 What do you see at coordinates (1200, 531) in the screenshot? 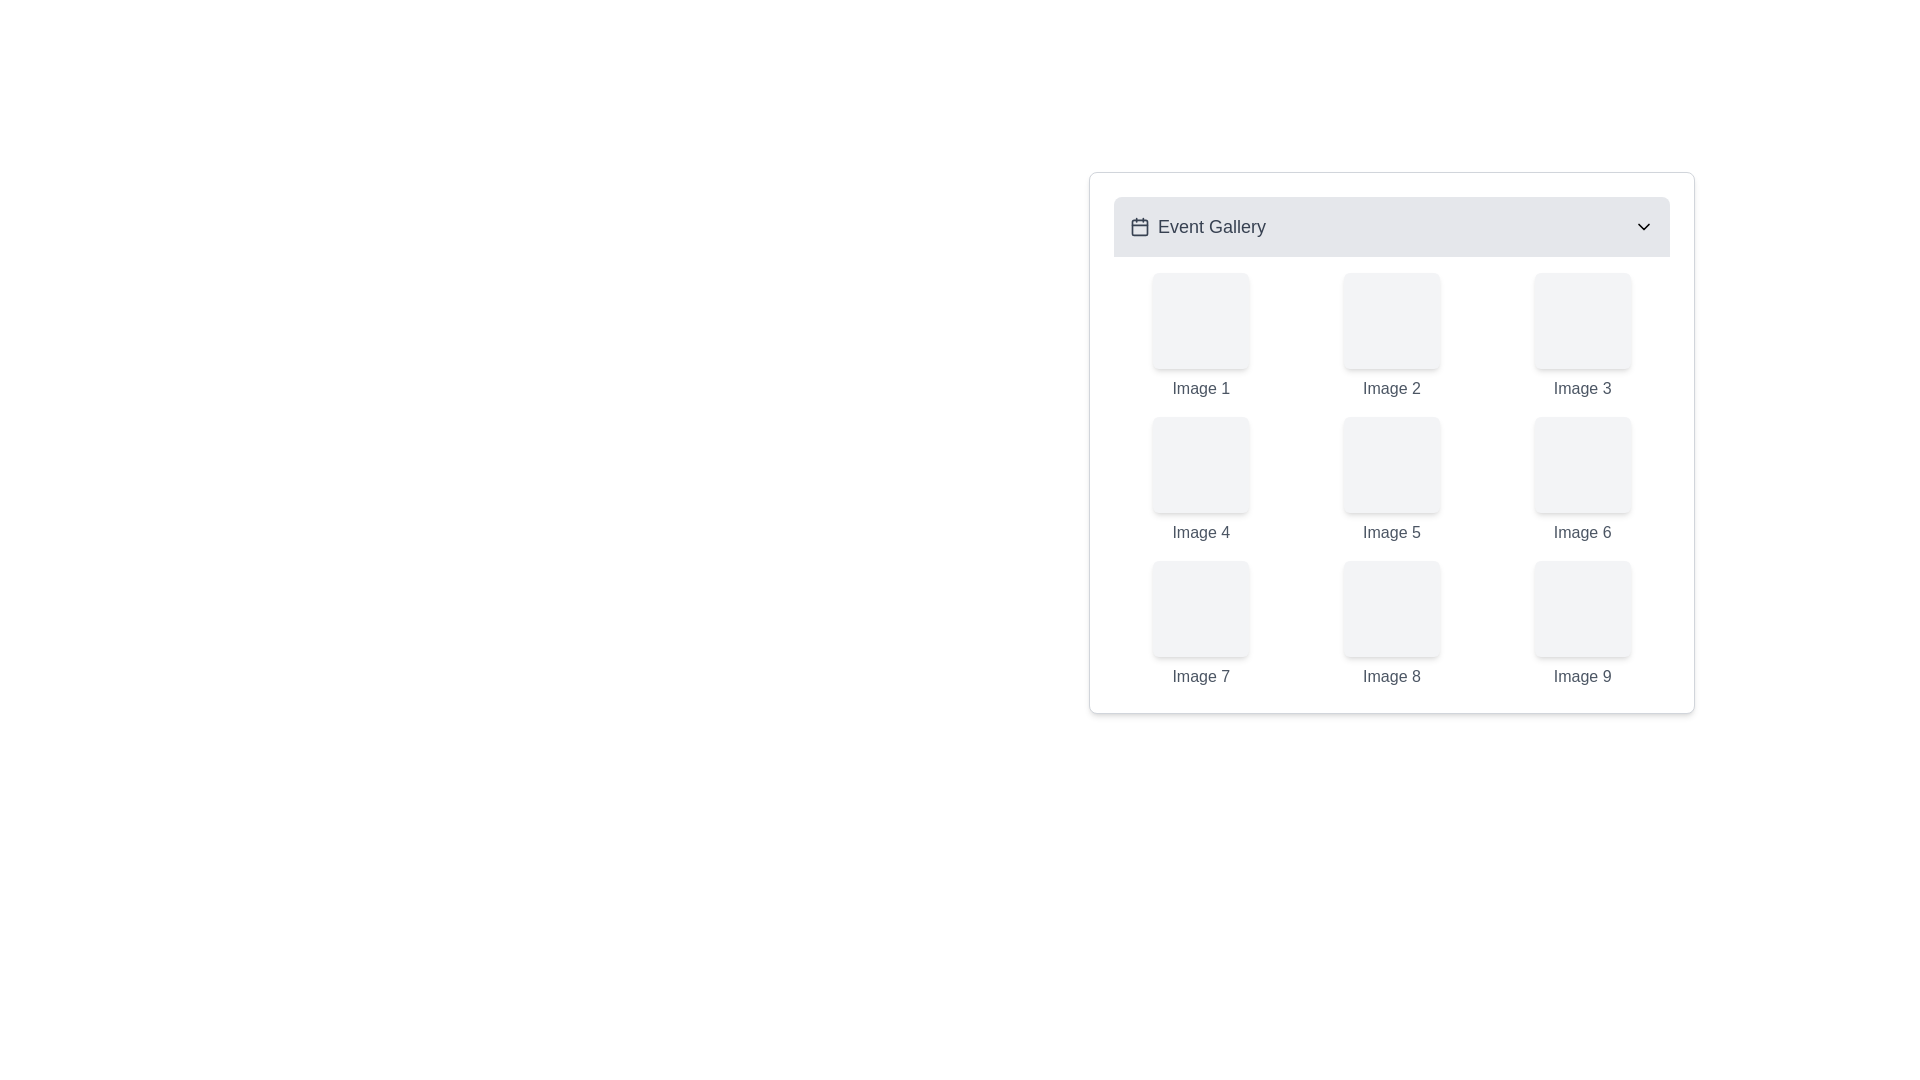
I see `the text label displaying 'Image 4', which is located in the middle column of the grid layout under the 'Event Gallery' section, directly below the associated image placeholder` at bounding box center [1200, 531].